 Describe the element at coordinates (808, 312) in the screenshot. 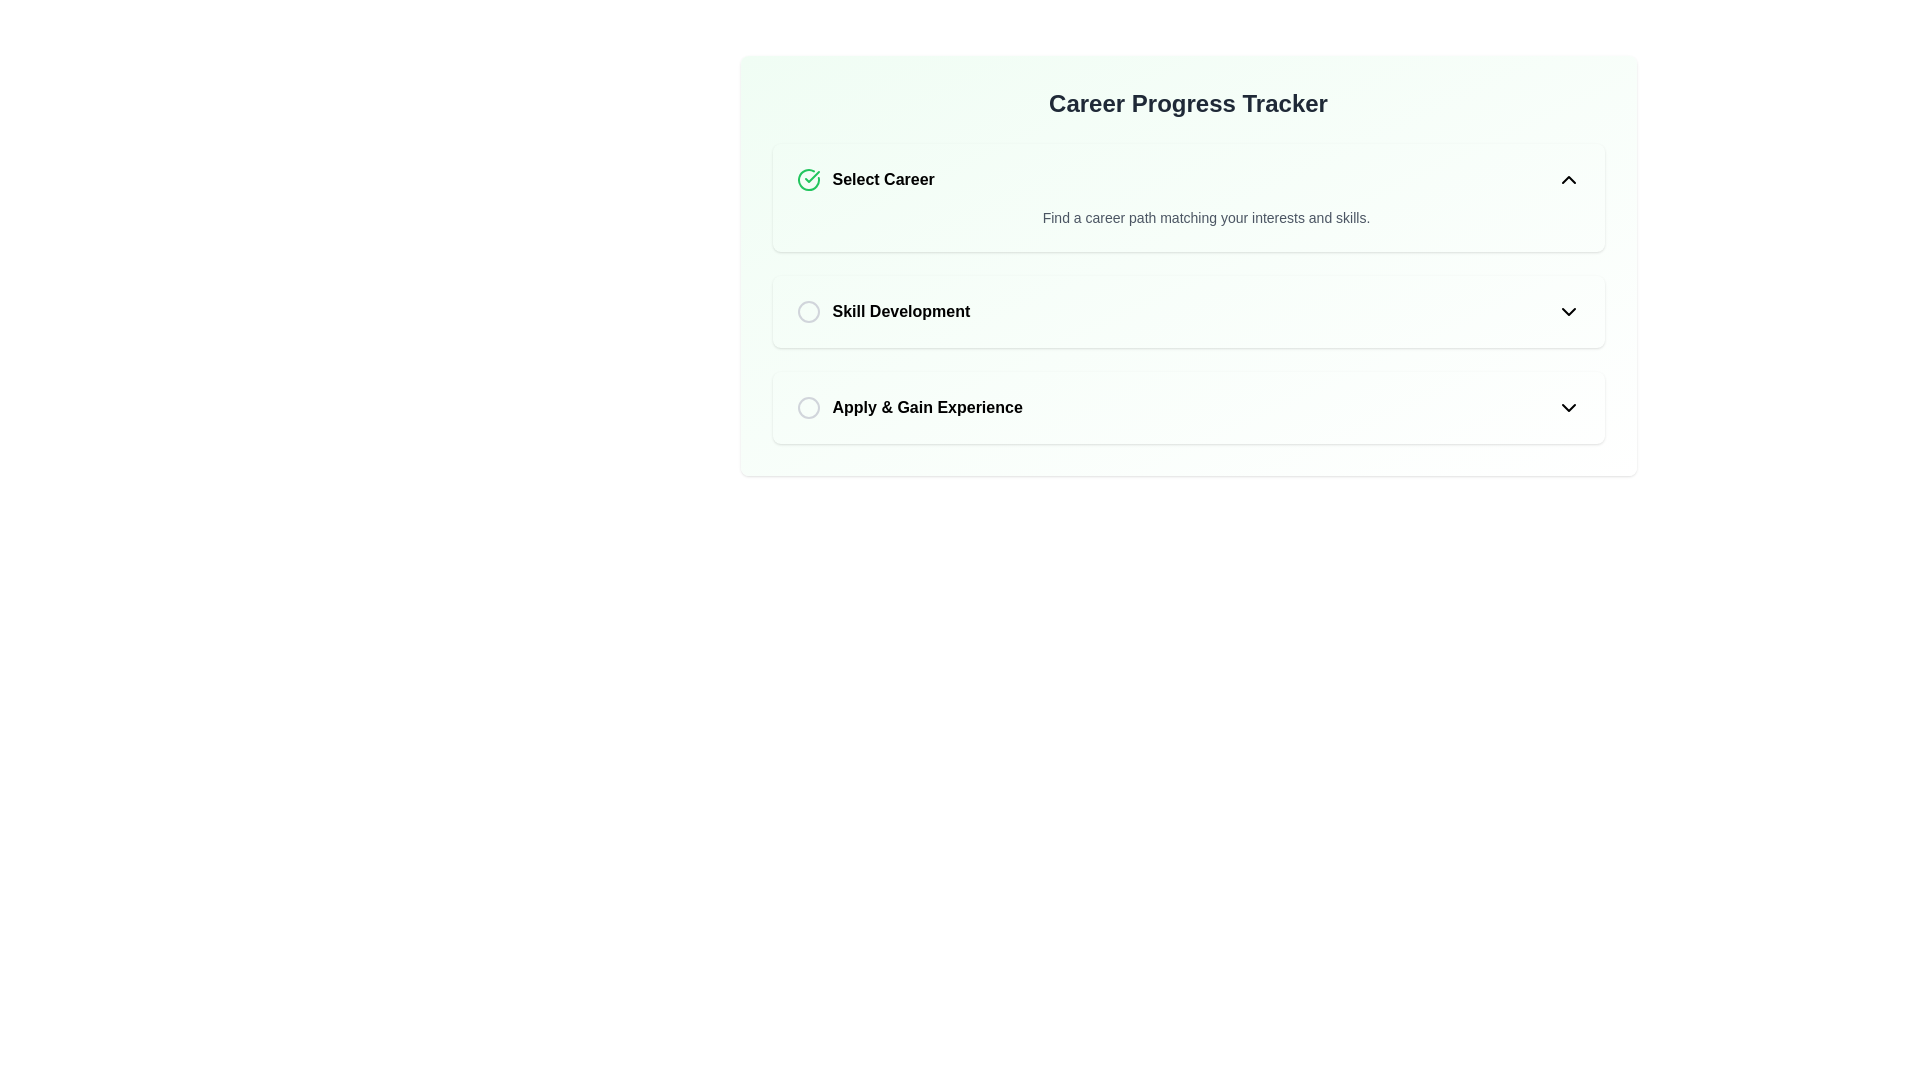

I see `the hollow circle icon with a gray-border outline, which represents an unselected step in the 'Skill Development' entry of the vertically stacked list` at that location.